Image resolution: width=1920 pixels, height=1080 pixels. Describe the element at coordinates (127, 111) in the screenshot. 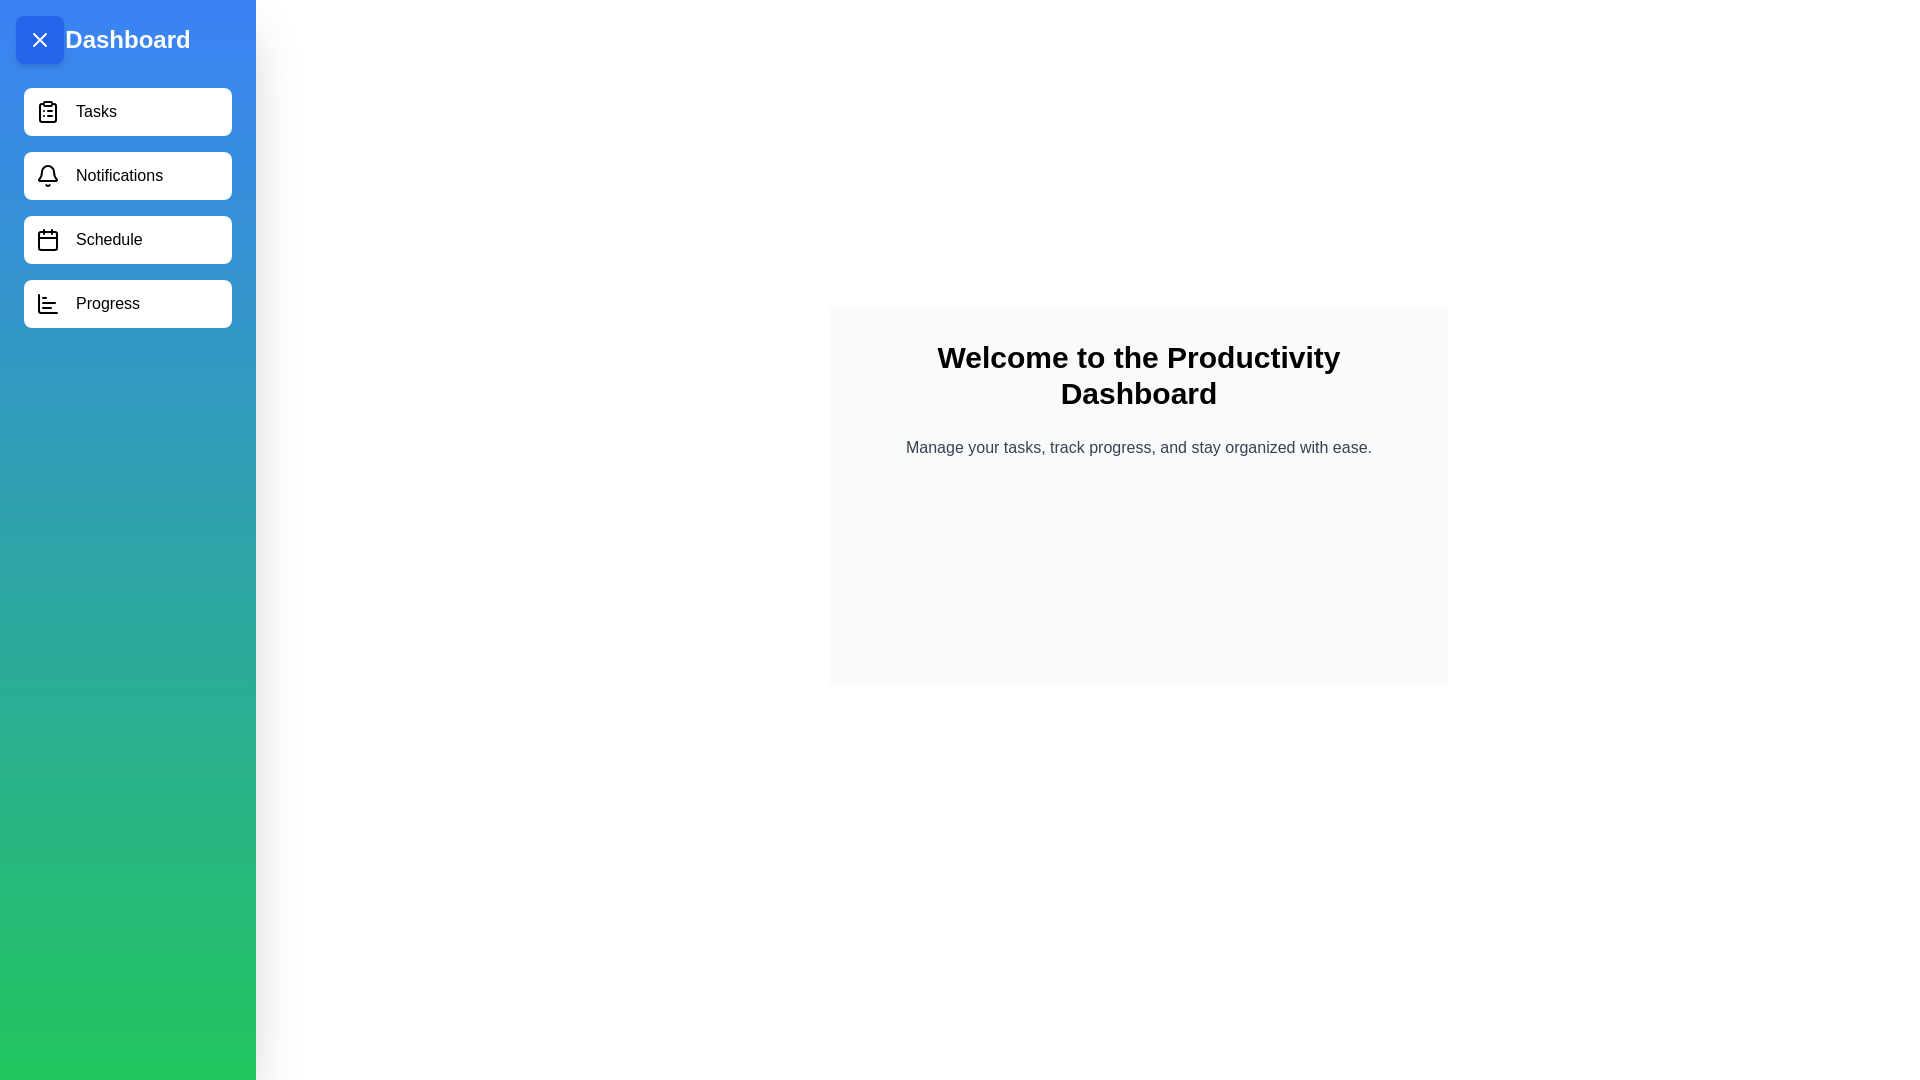

I see `the menu item Tasks from the drawer` at that location.